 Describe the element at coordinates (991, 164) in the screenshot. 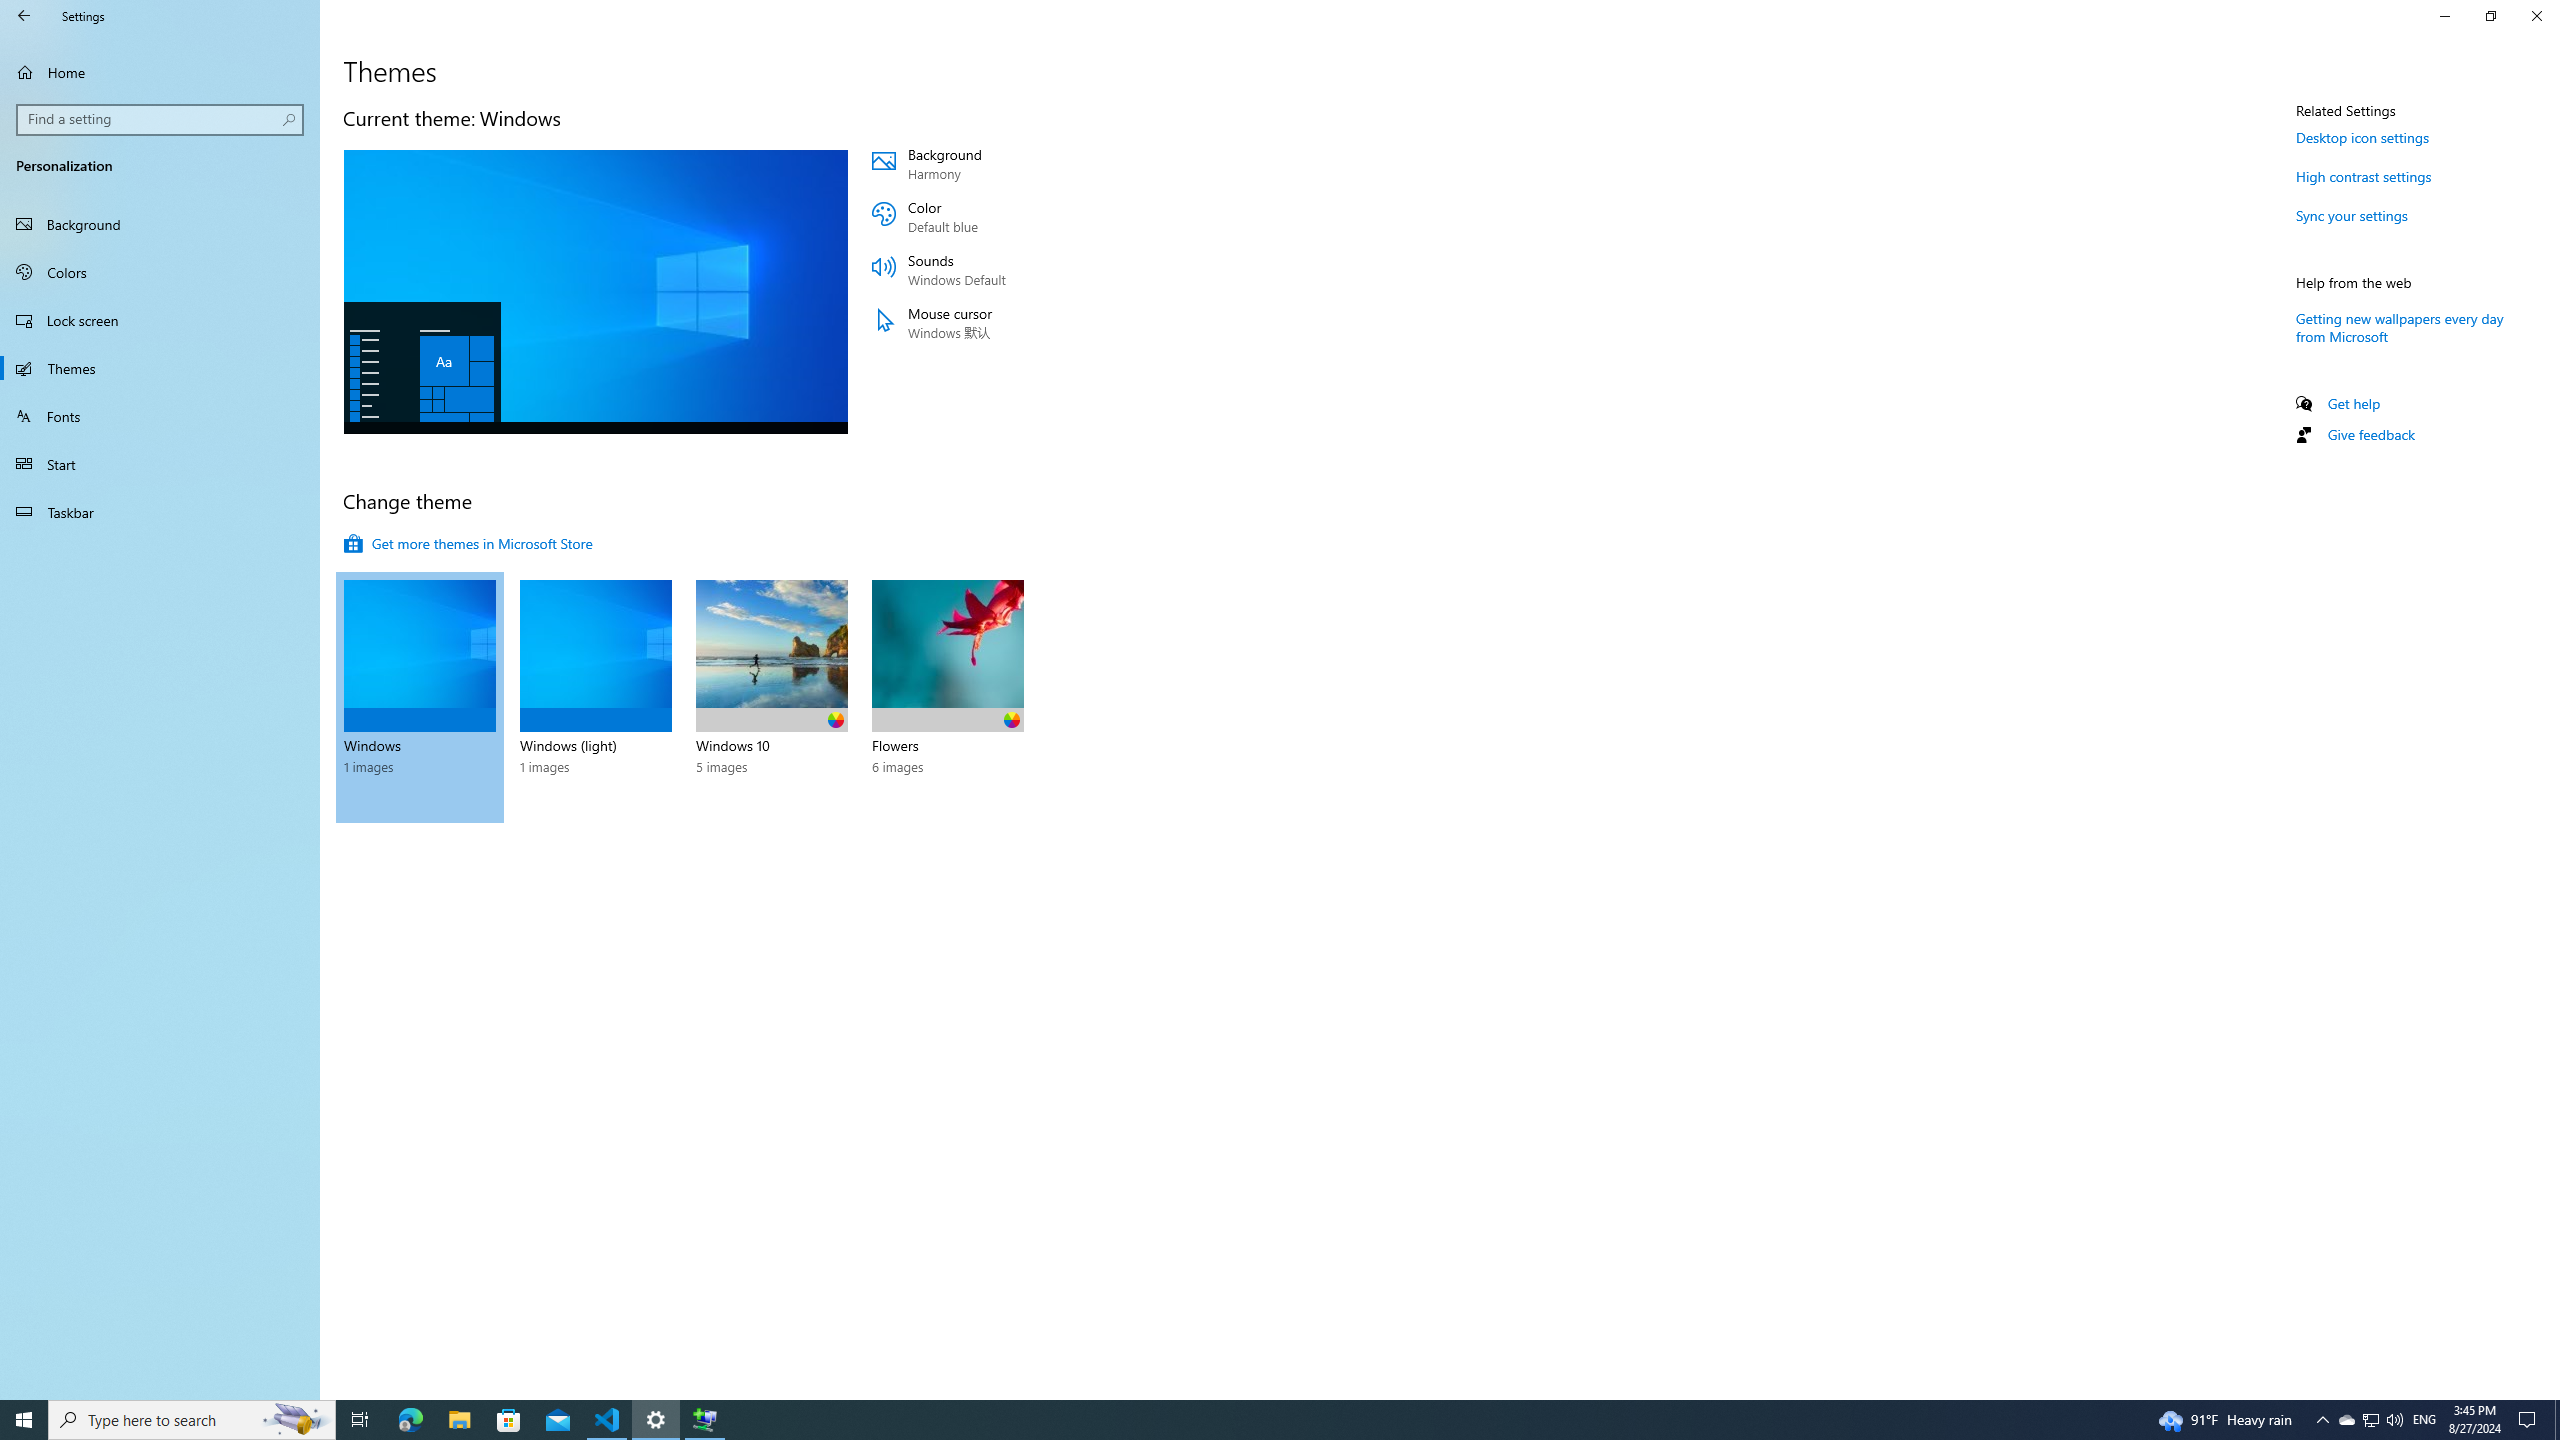

I see `'Background Harmony'` at that location.